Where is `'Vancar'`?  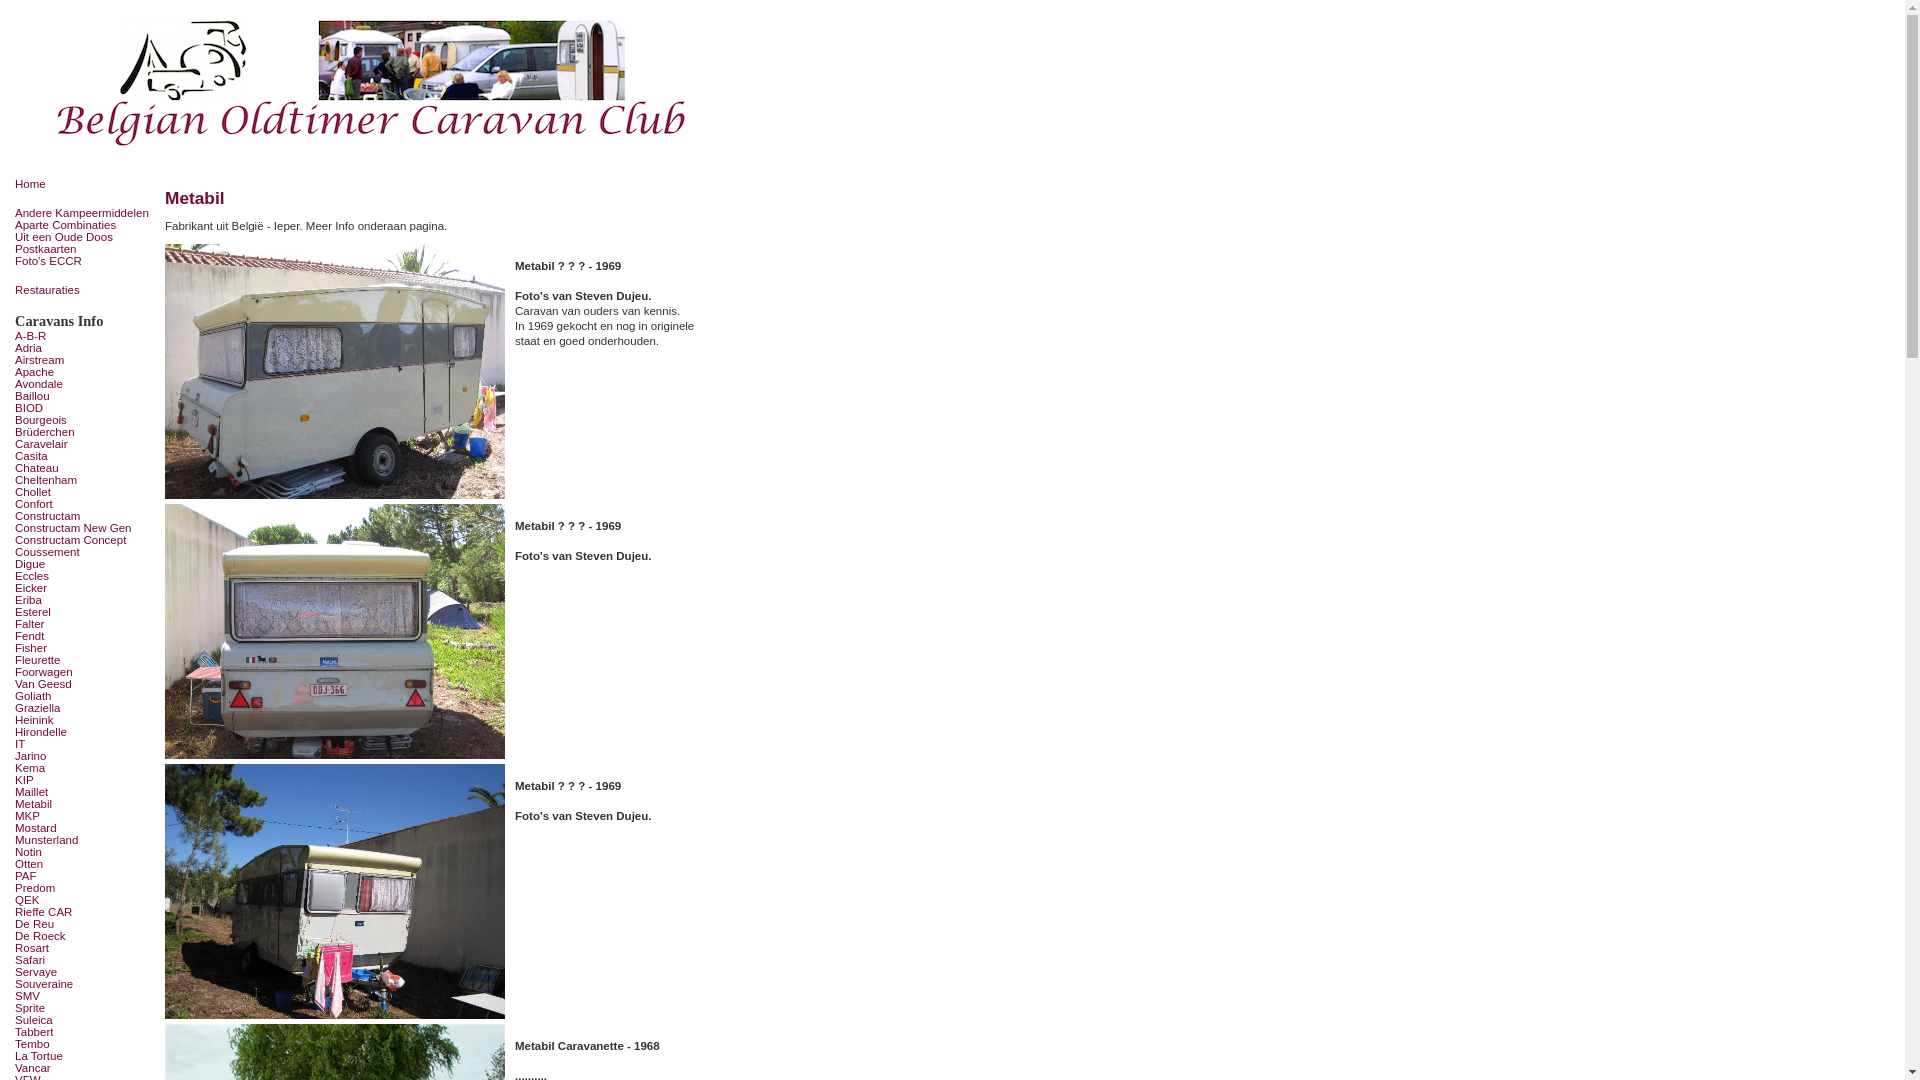
'Vancar' is located at coordinates (84, 1067).